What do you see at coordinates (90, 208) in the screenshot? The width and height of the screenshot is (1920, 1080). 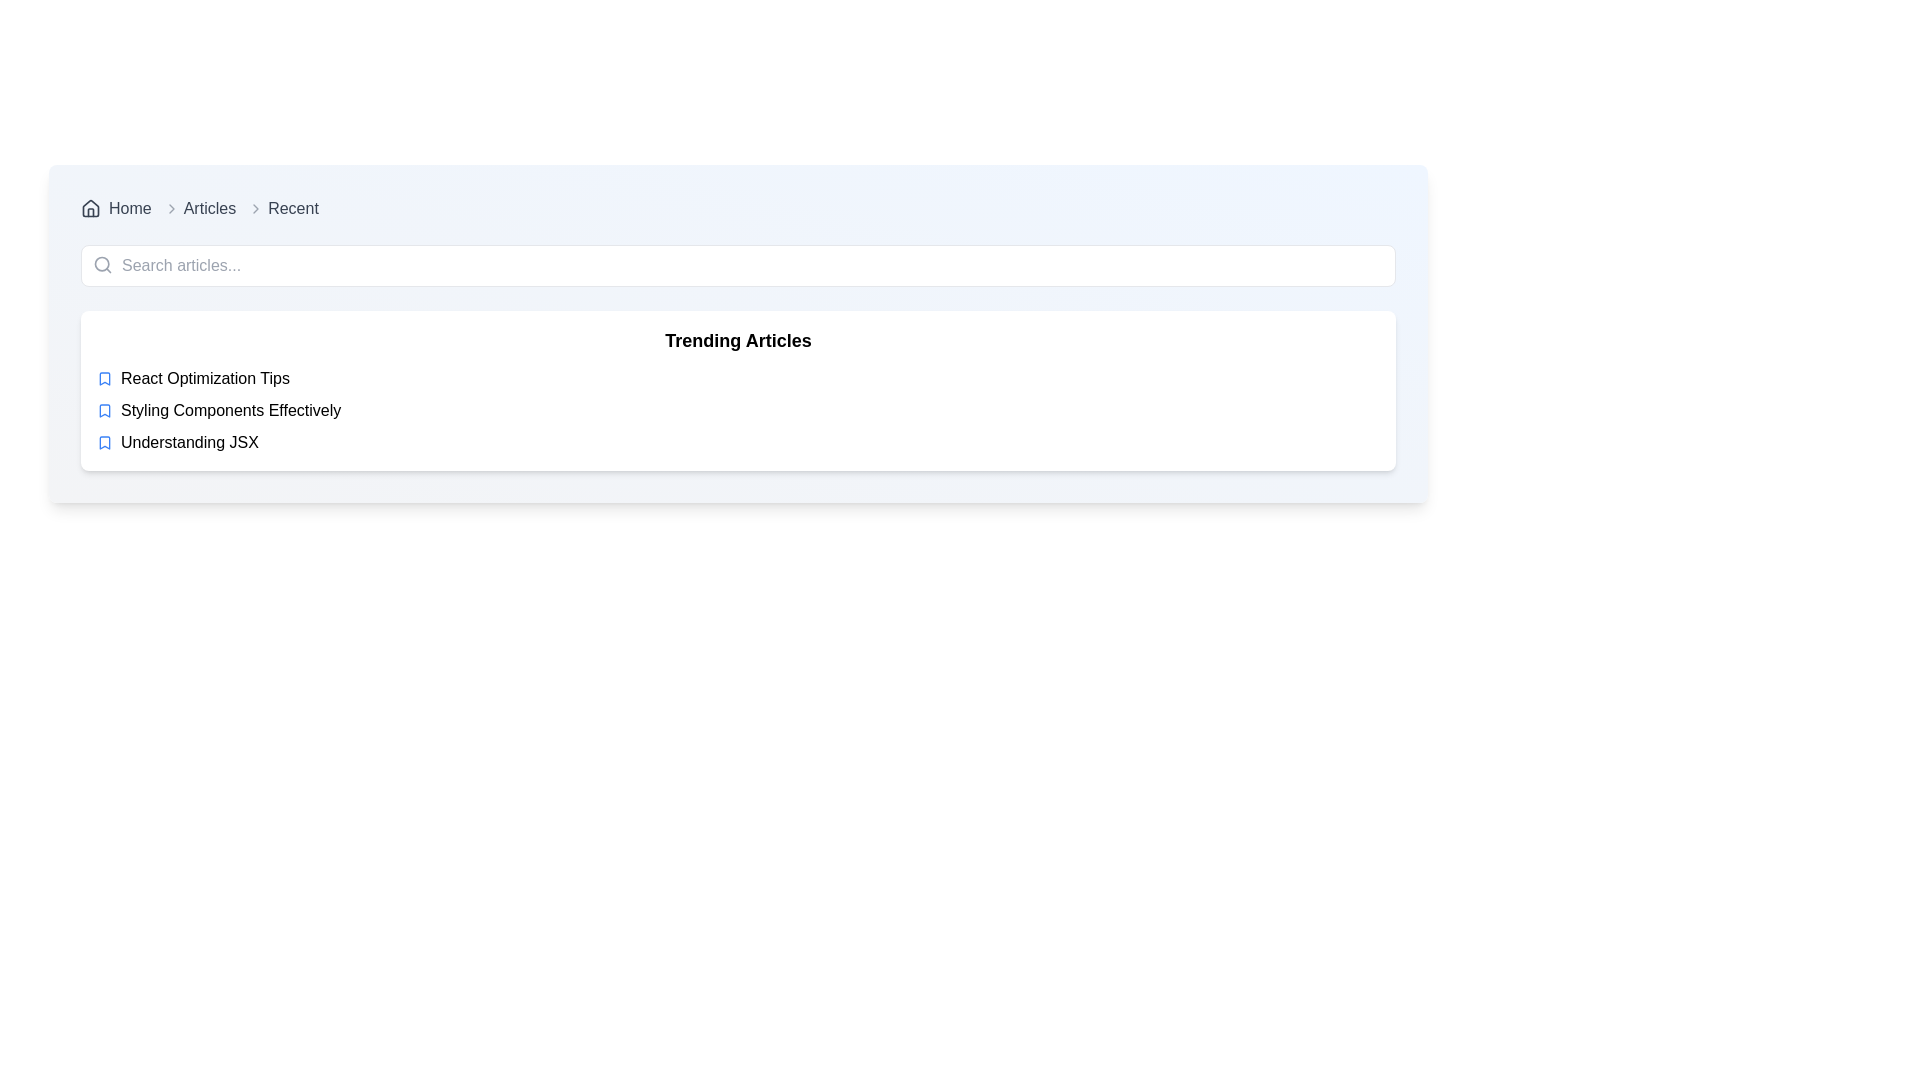 I see `the center dot of the house-like icon in the navigation breadcrumb menu bar` at bounding box center [90, 208].